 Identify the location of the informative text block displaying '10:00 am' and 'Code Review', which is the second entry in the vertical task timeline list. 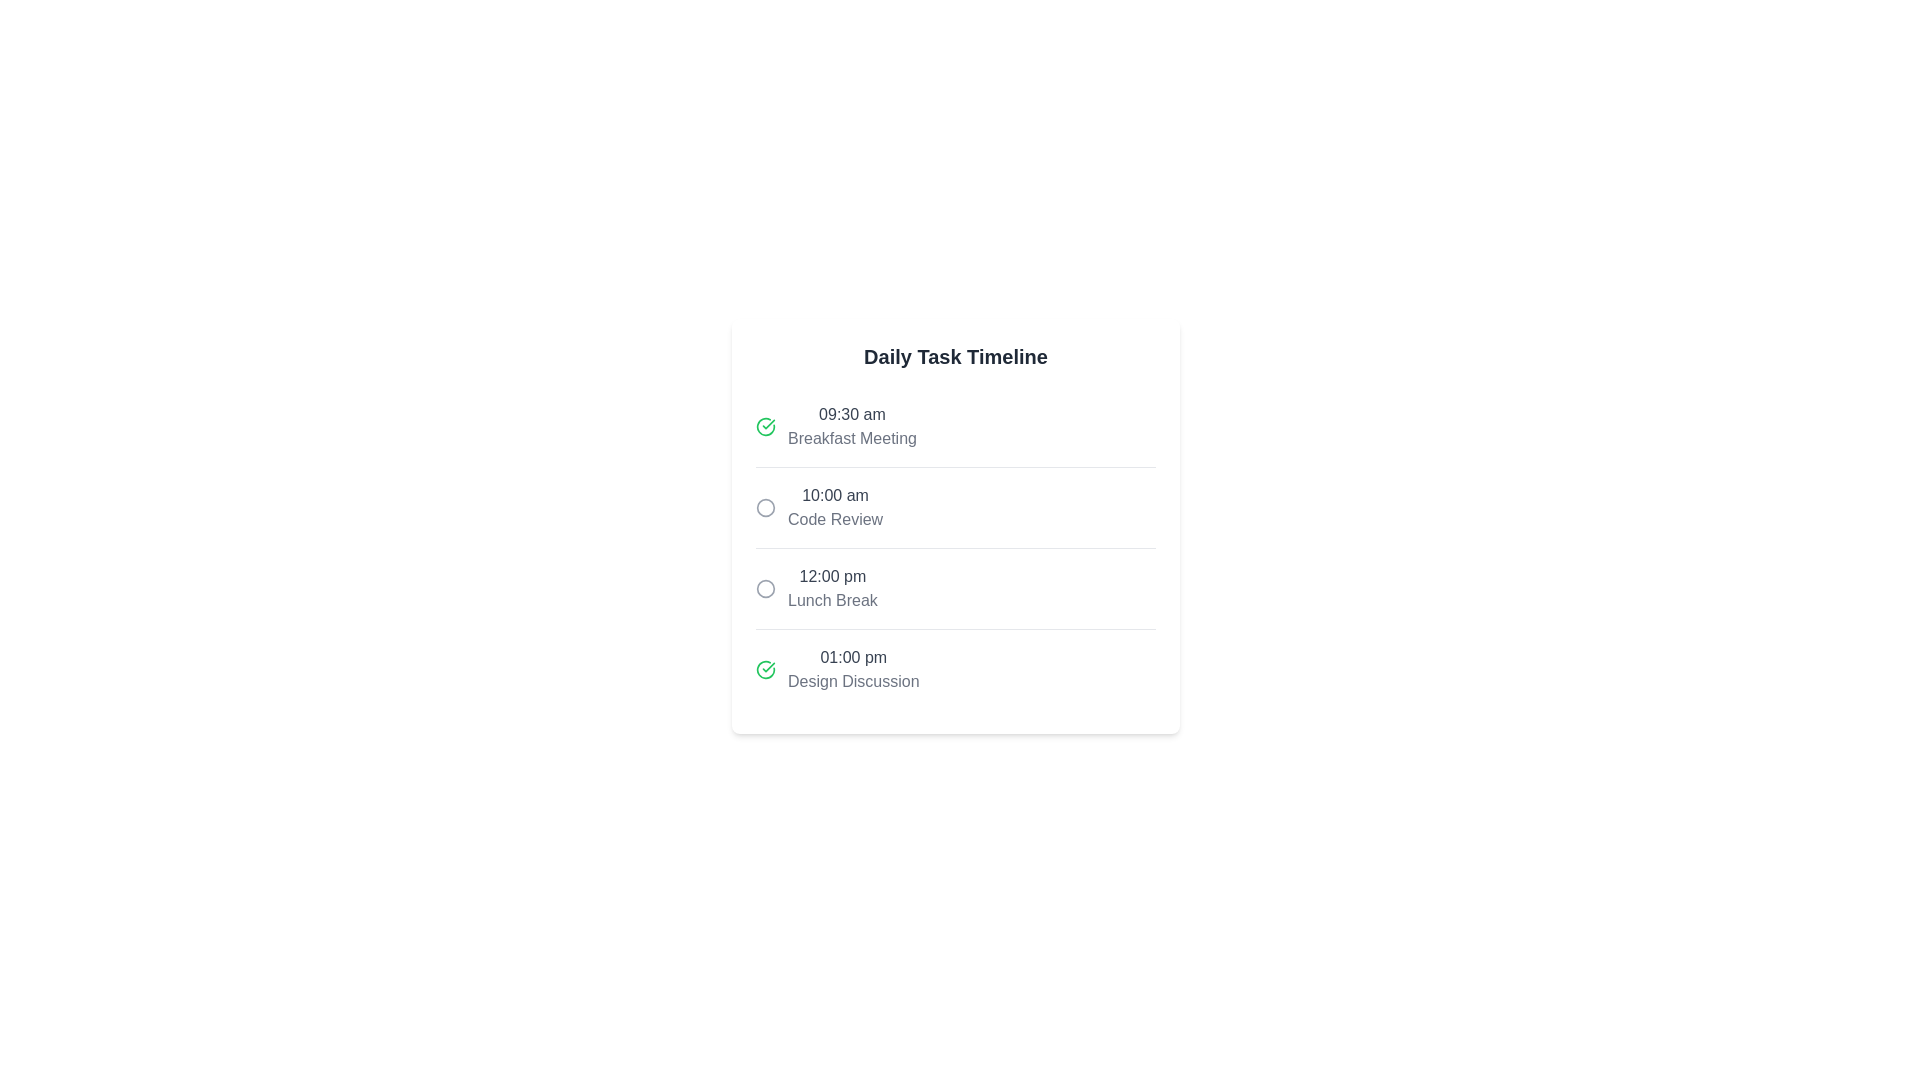
(835, 507).